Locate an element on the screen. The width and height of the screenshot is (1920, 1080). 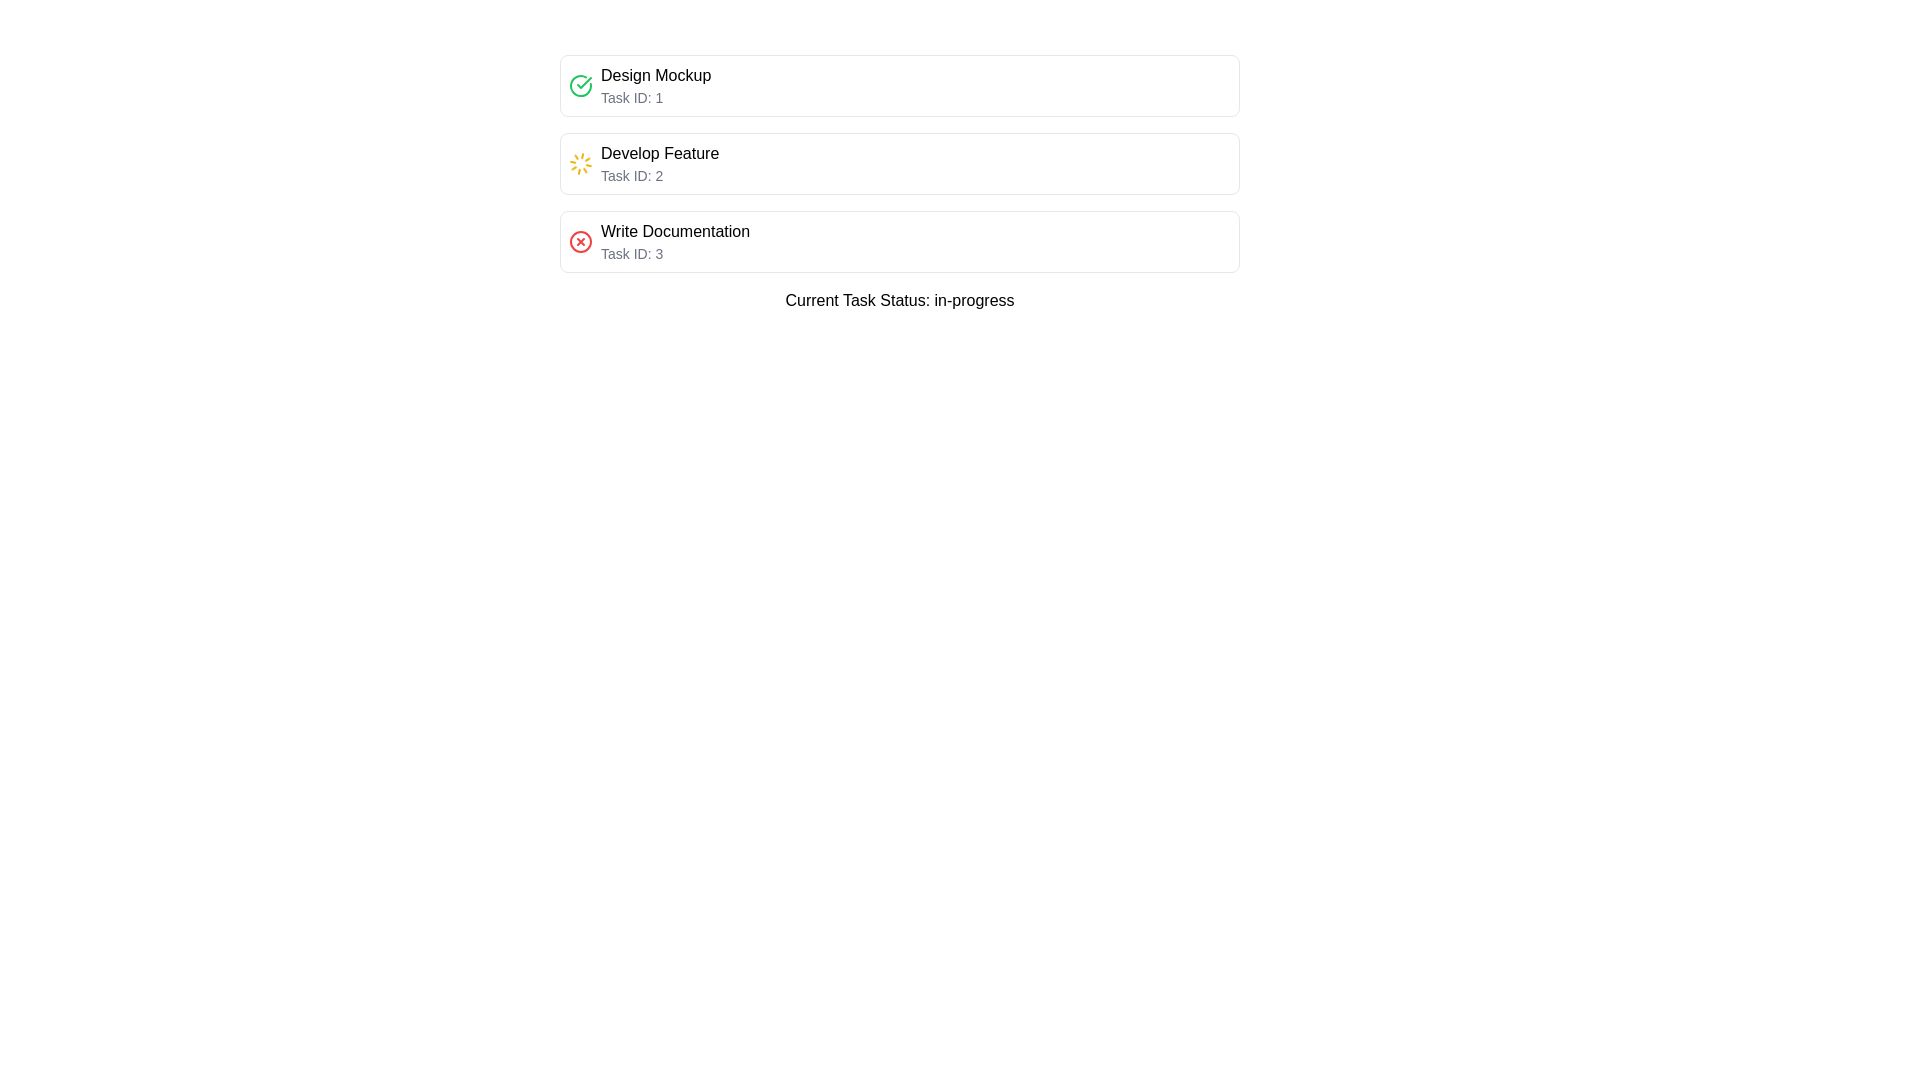
the Text item displaying the task's name and Task ID, located in the first row of the vertical list of task items, positioned to the right of a green checkmark icon is located at coordinates (656, 84).